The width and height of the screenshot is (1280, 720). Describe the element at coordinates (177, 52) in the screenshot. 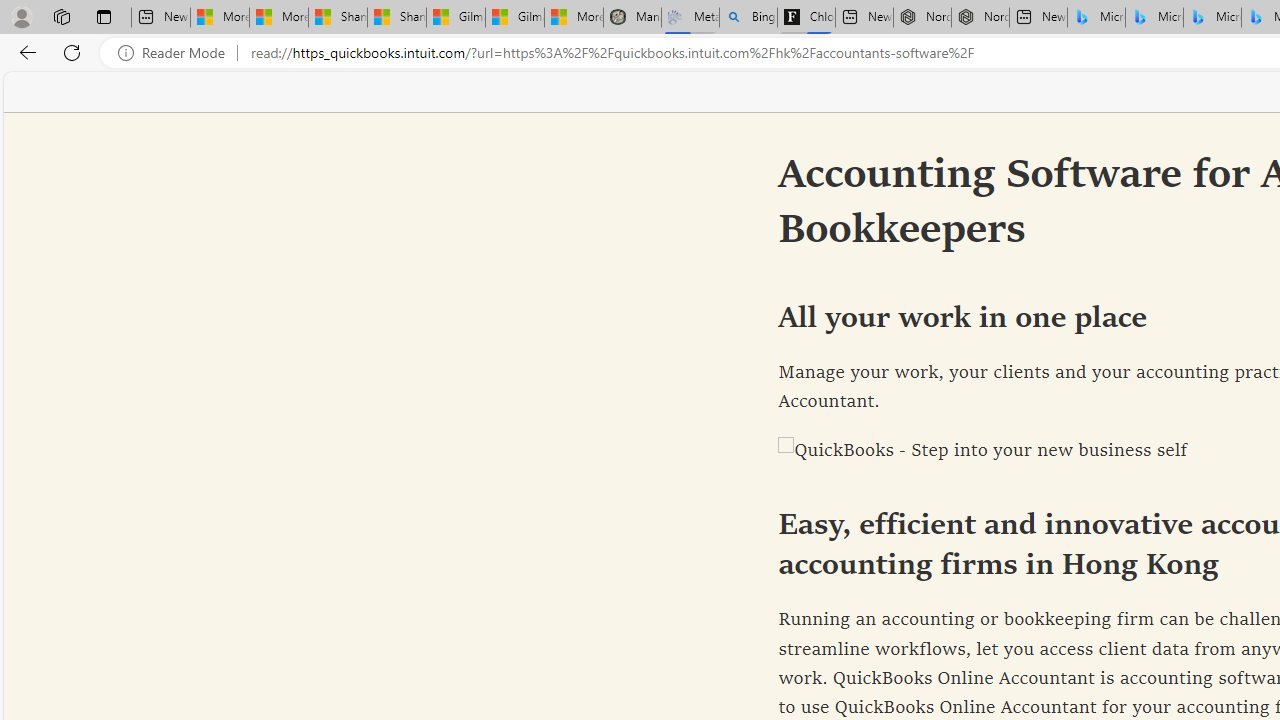

I see `'Reader Mode'` at that location.